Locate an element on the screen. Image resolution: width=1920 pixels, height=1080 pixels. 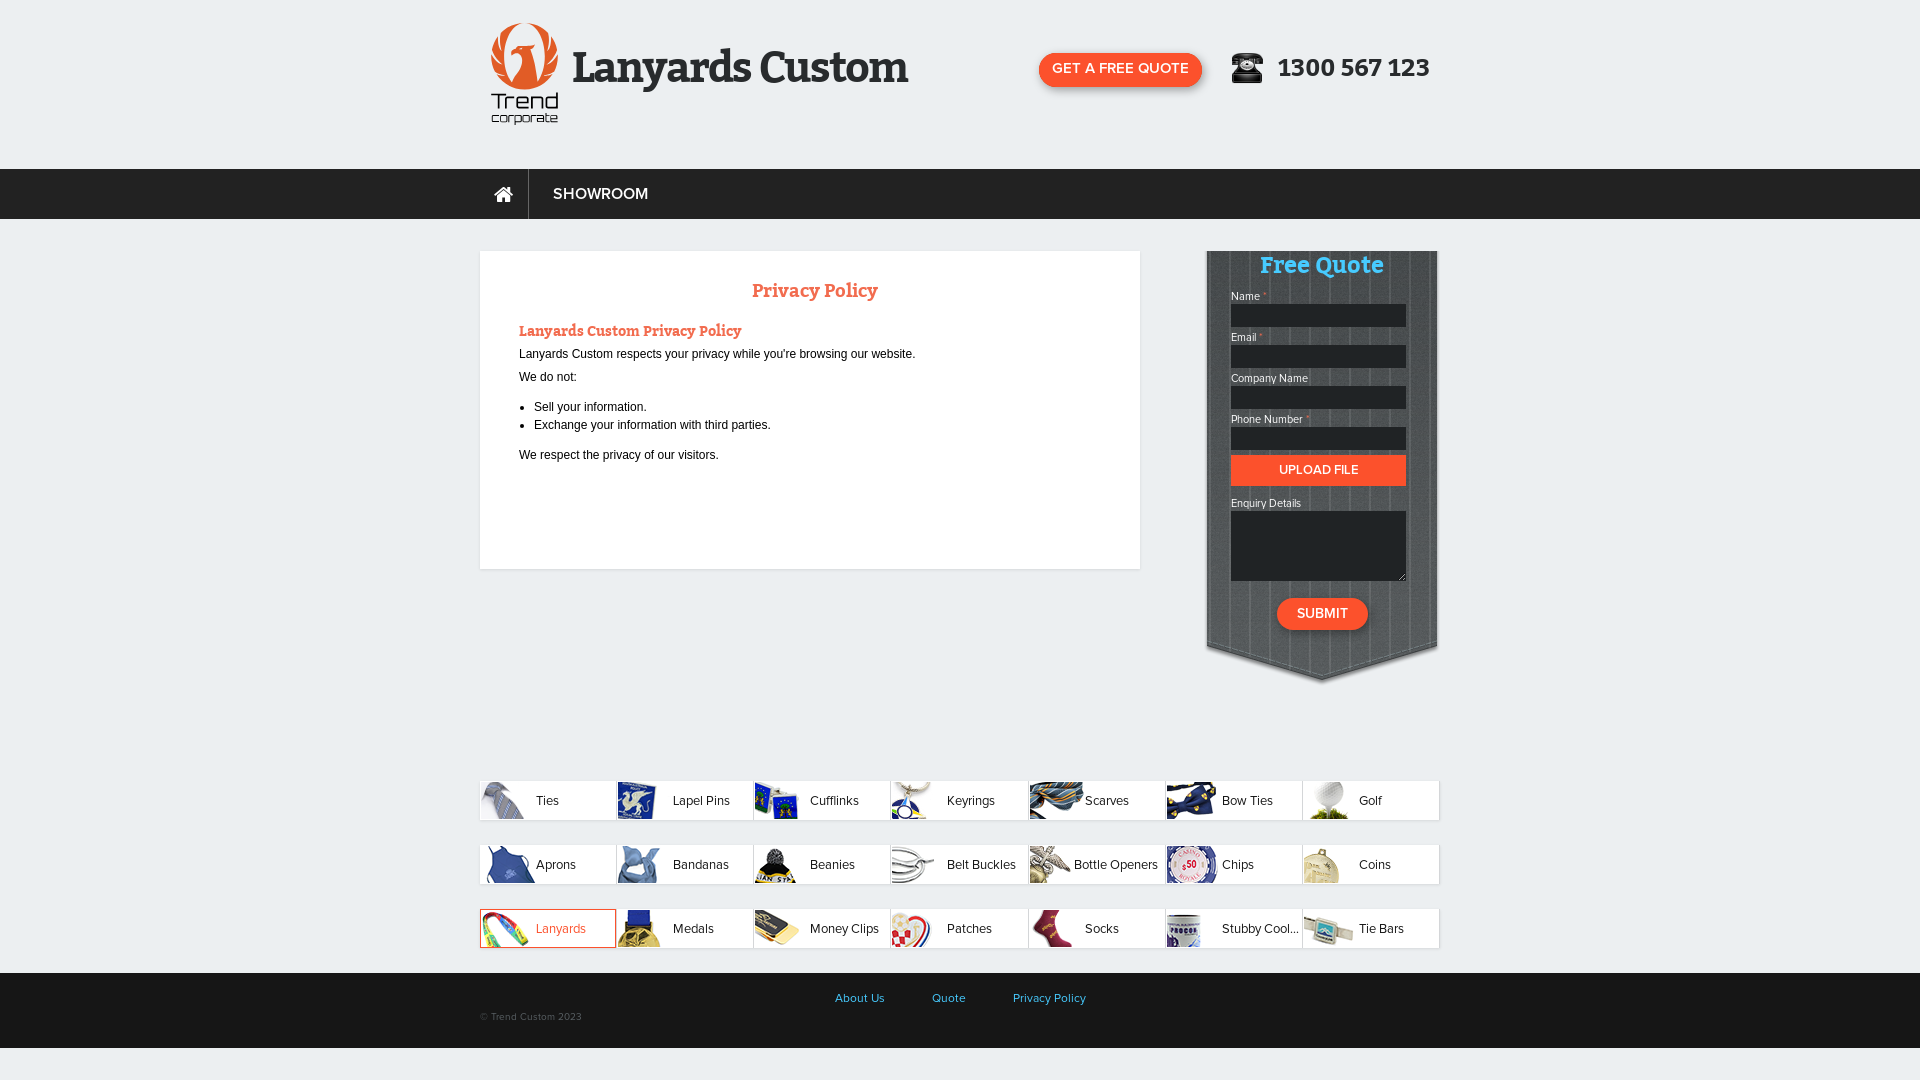
'Beanies' is located at coordinates (821, 863).